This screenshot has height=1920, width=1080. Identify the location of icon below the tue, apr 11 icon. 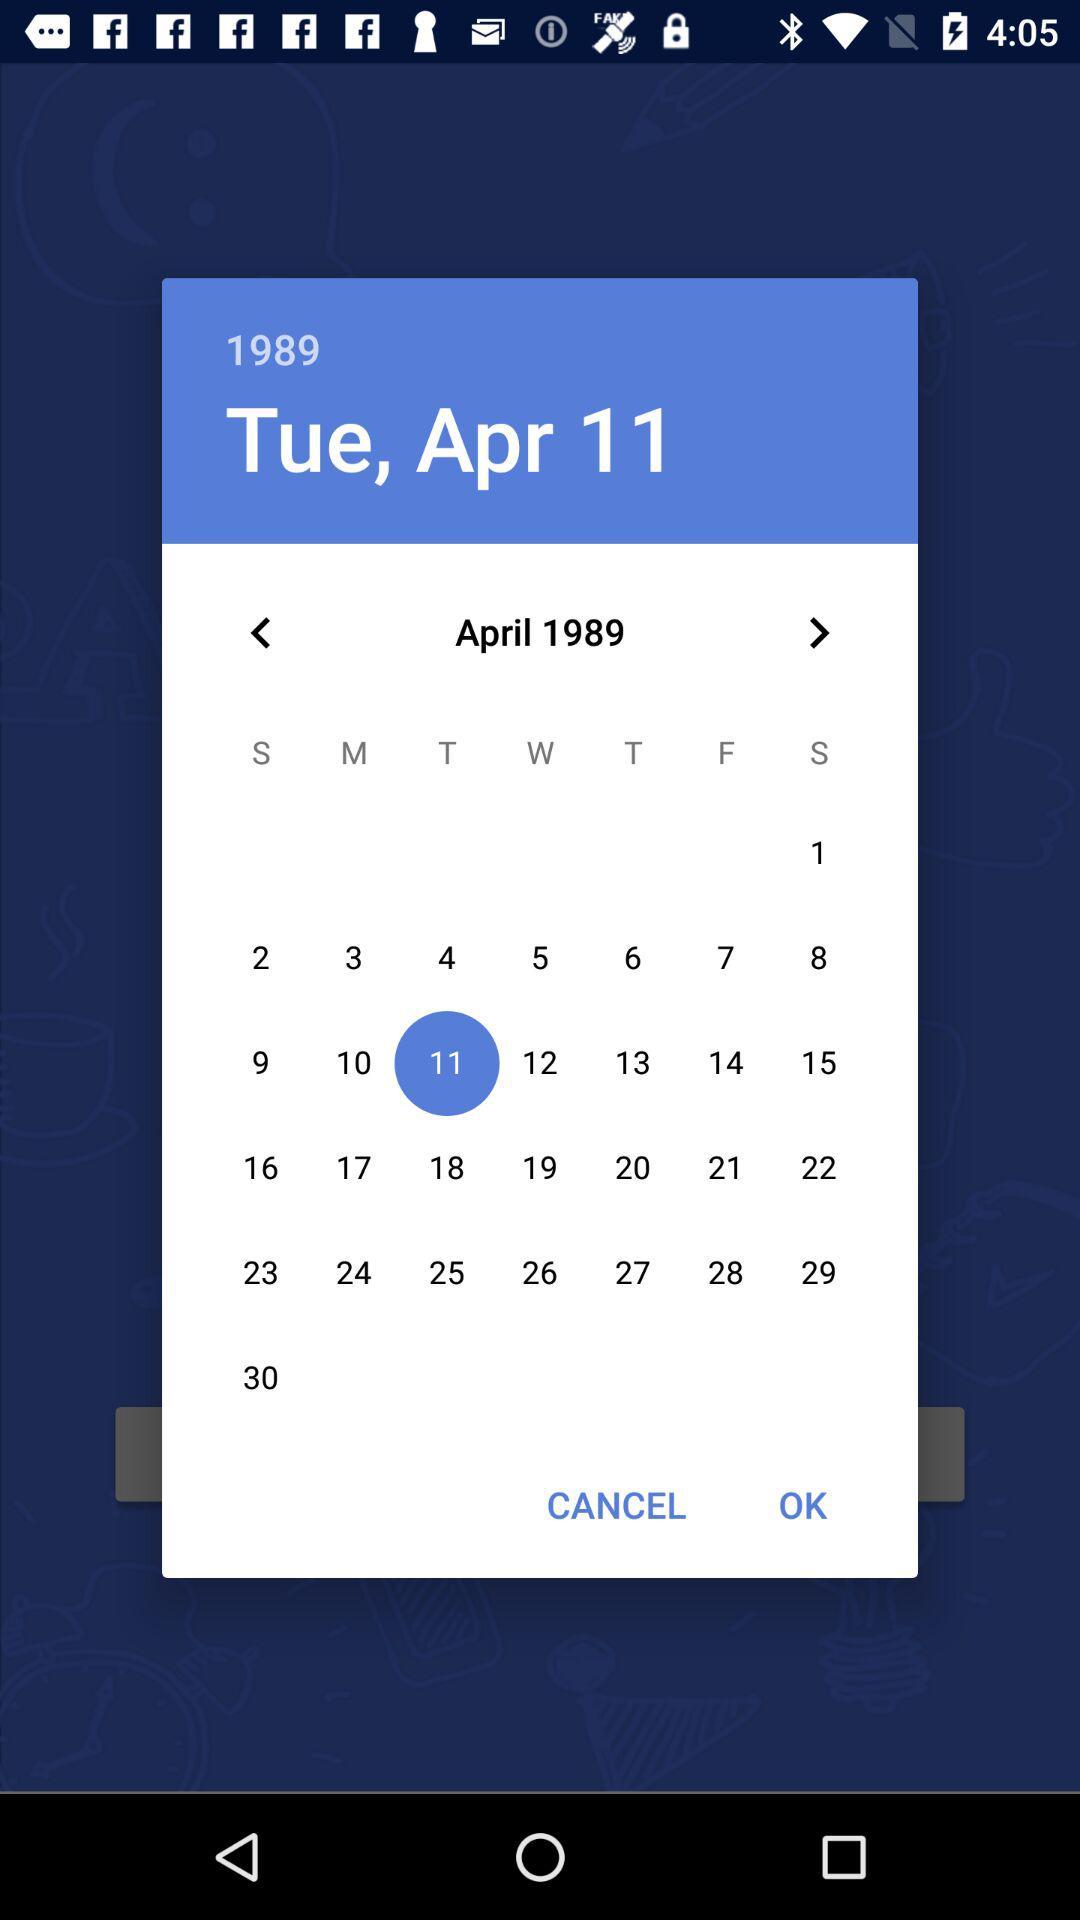
(260, 632).